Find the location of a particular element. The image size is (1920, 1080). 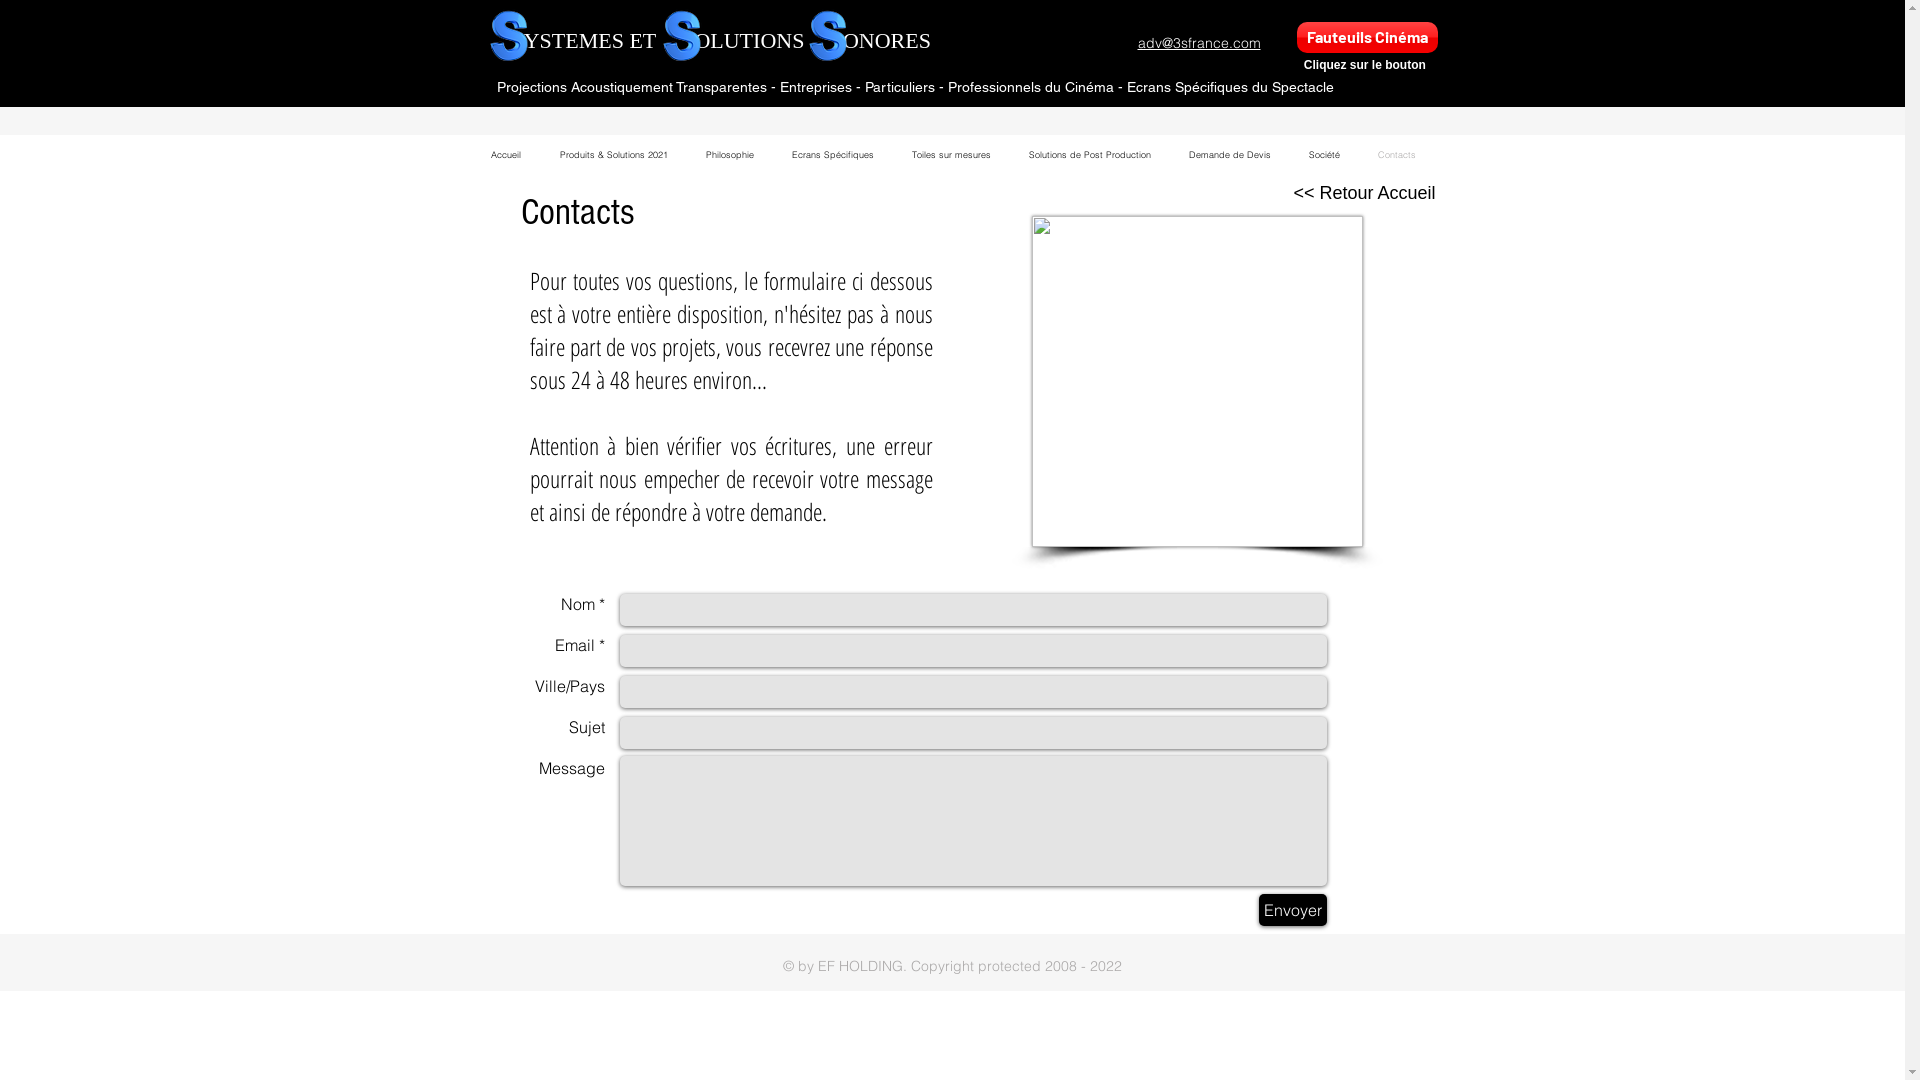

'adv@3sfrance.com' is located at coordinates (1137, 42).